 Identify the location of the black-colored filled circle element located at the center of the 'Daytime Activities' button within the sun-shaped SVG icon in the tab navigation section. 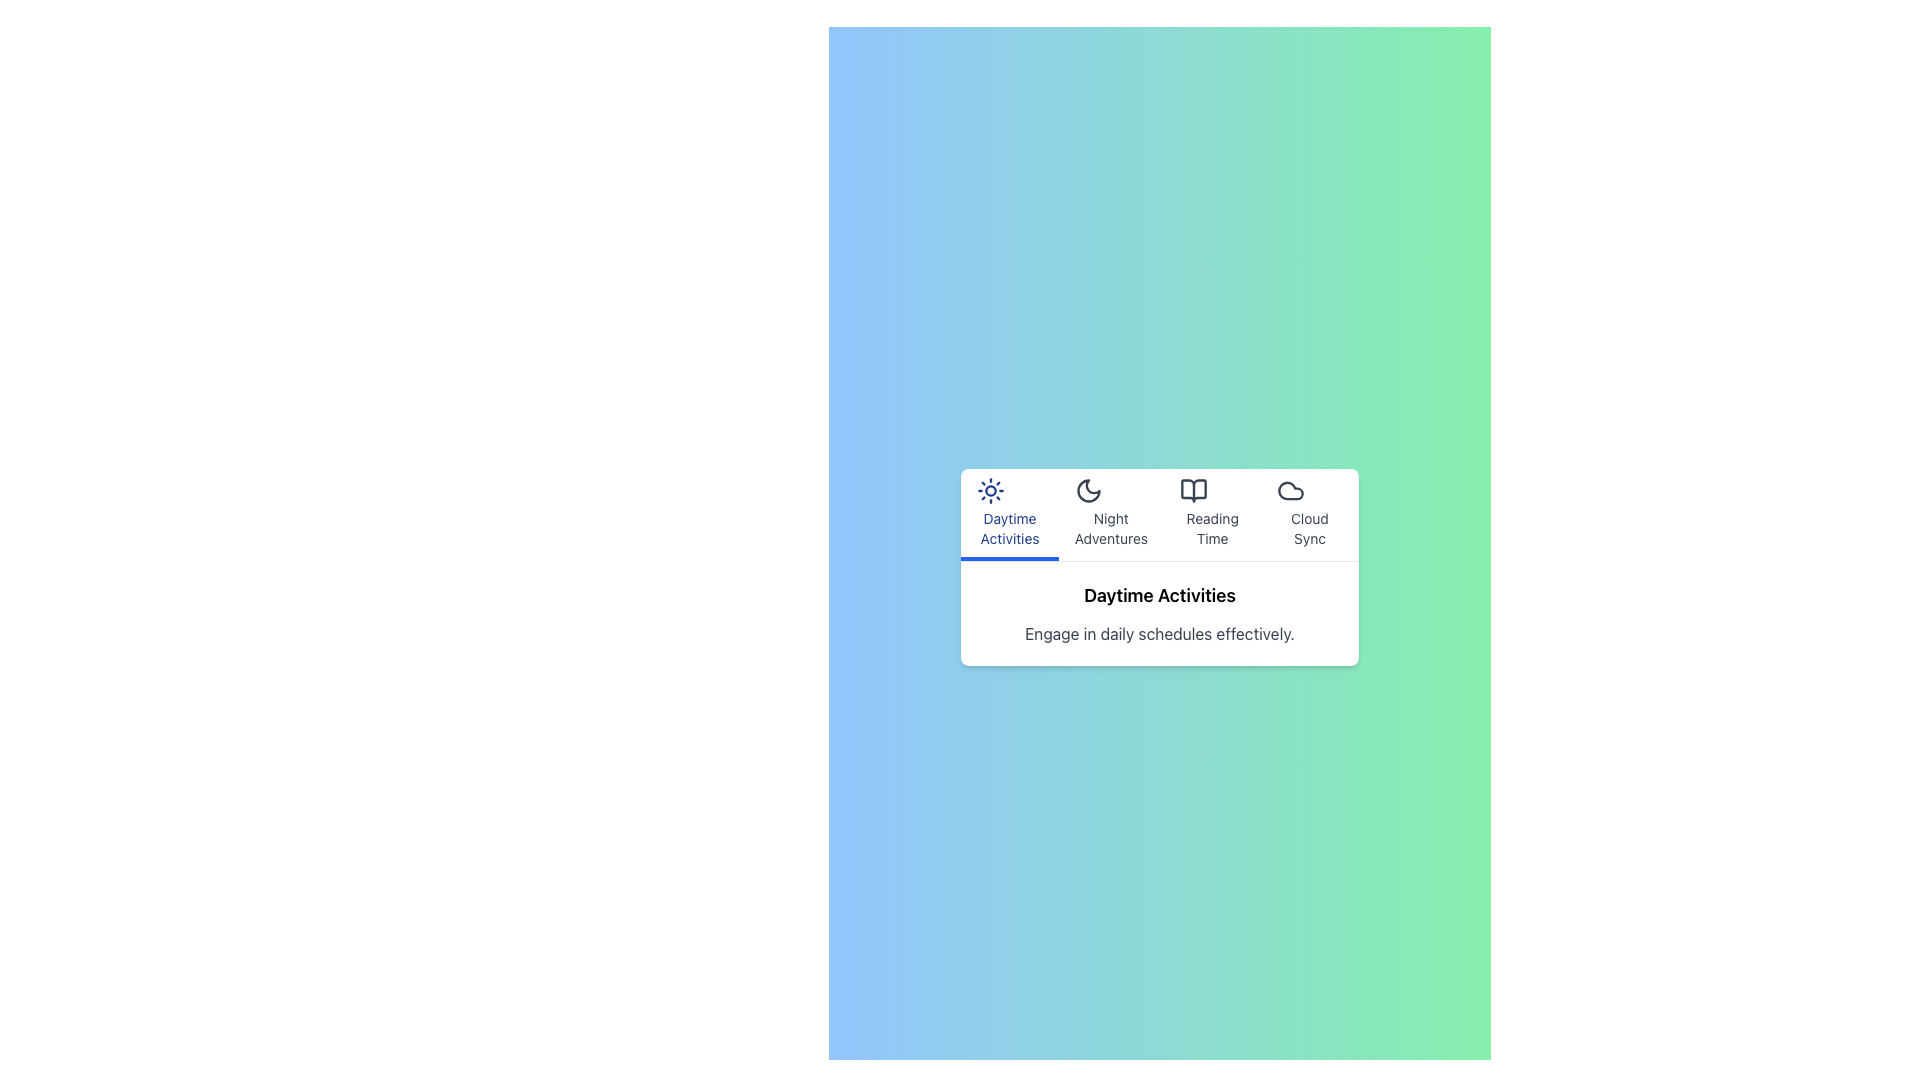
(991, 490).